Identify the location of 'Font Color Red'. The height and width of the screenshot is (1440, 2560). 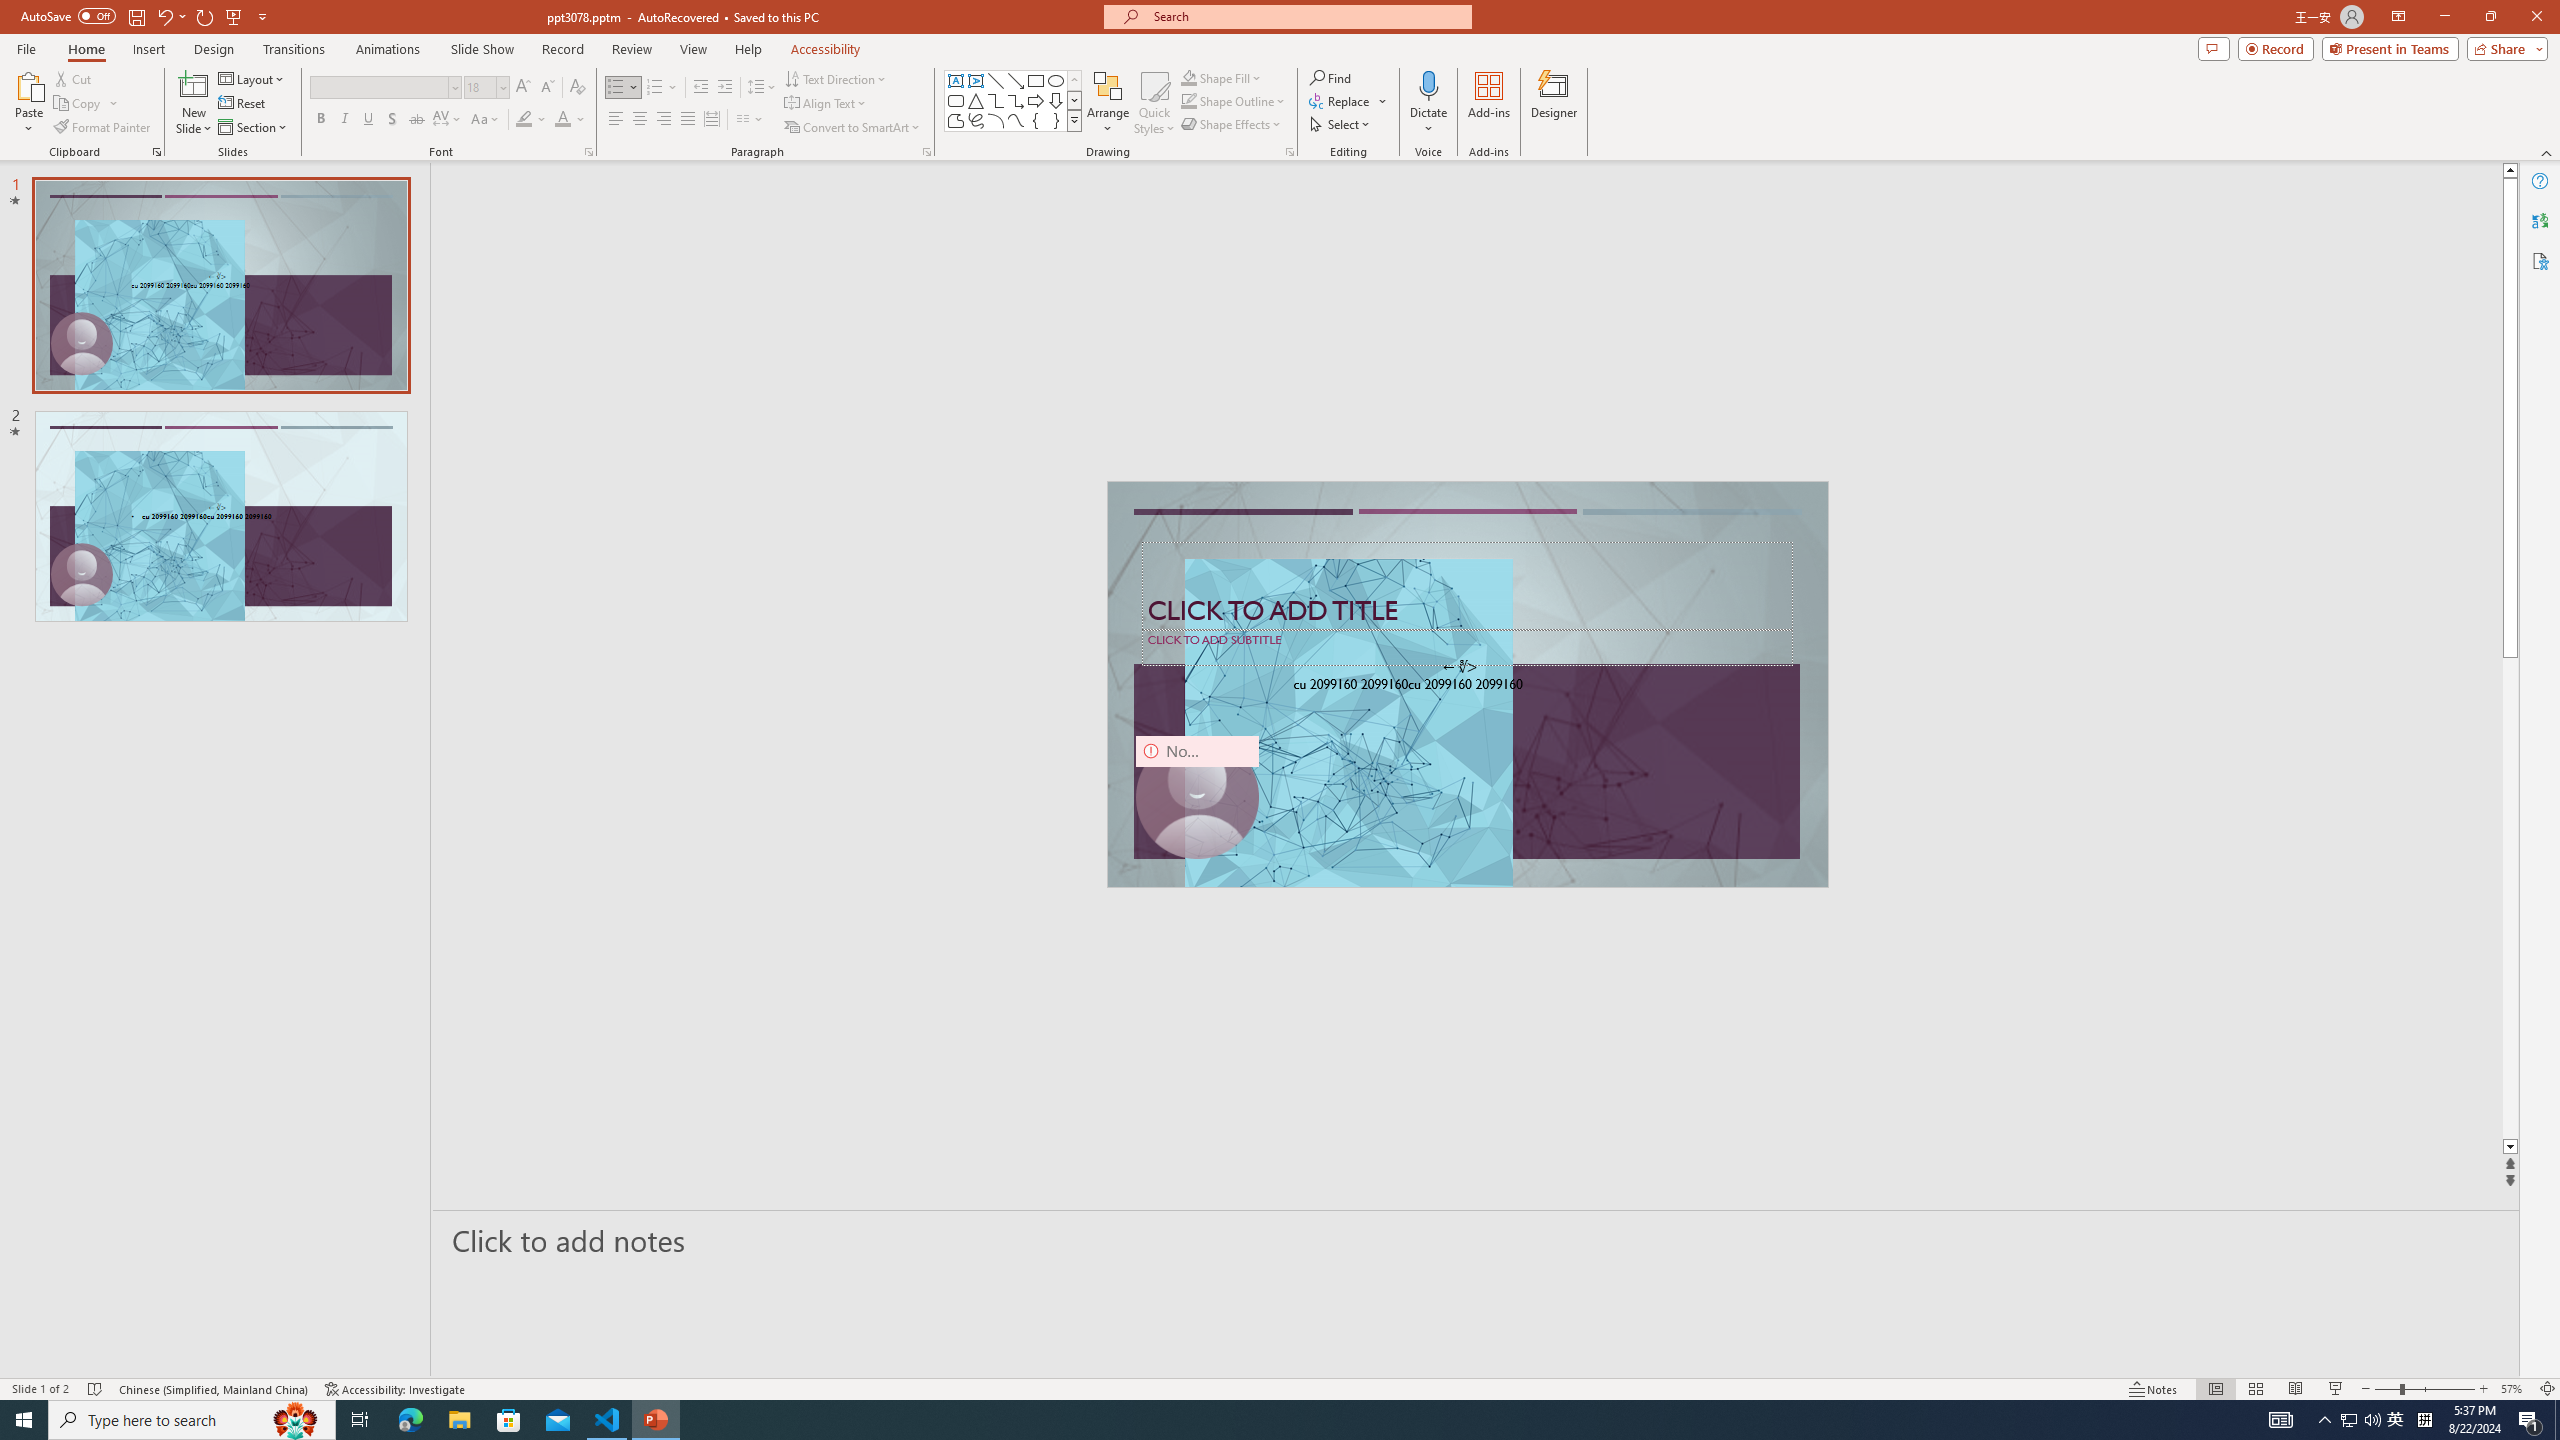
(562, 118).